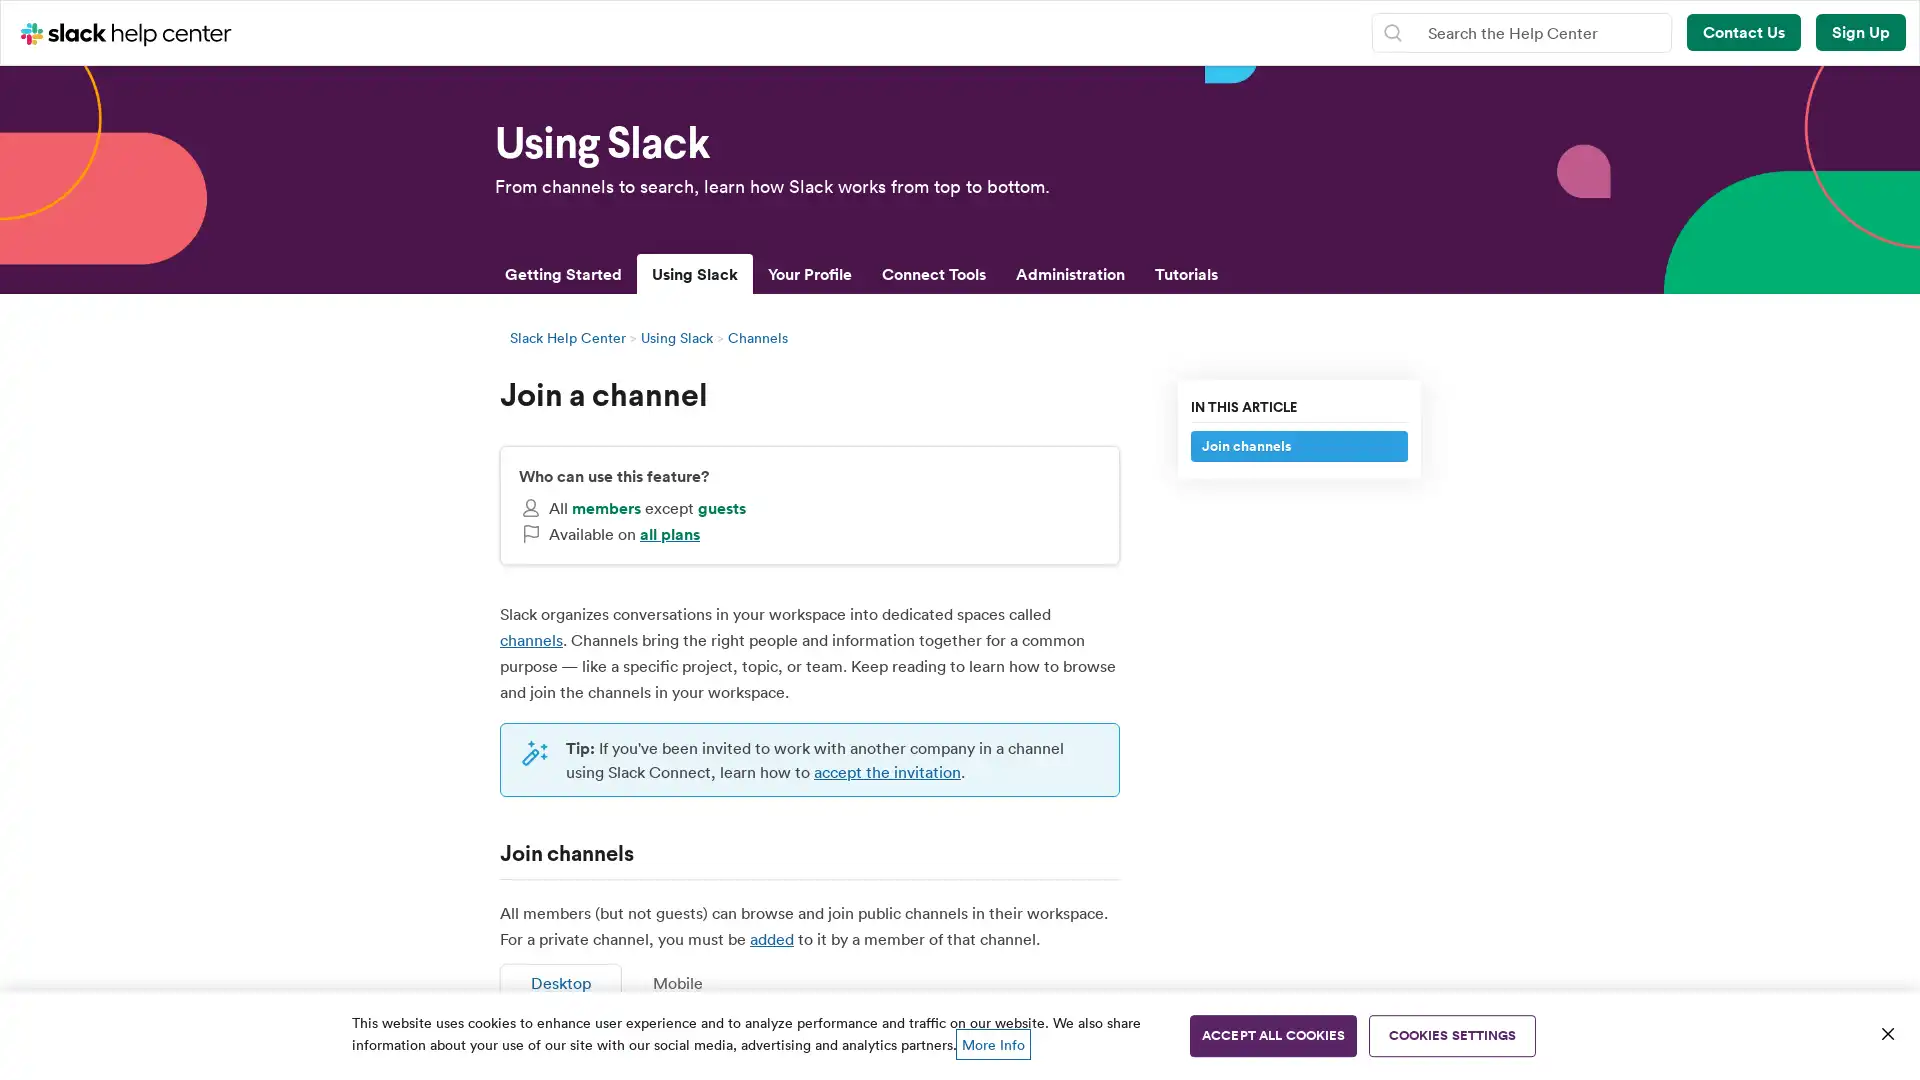 The image size is (1920, 1080). Describe the element at coordinates (1886, 1033) in the screenshot. I see `Close` at that location.